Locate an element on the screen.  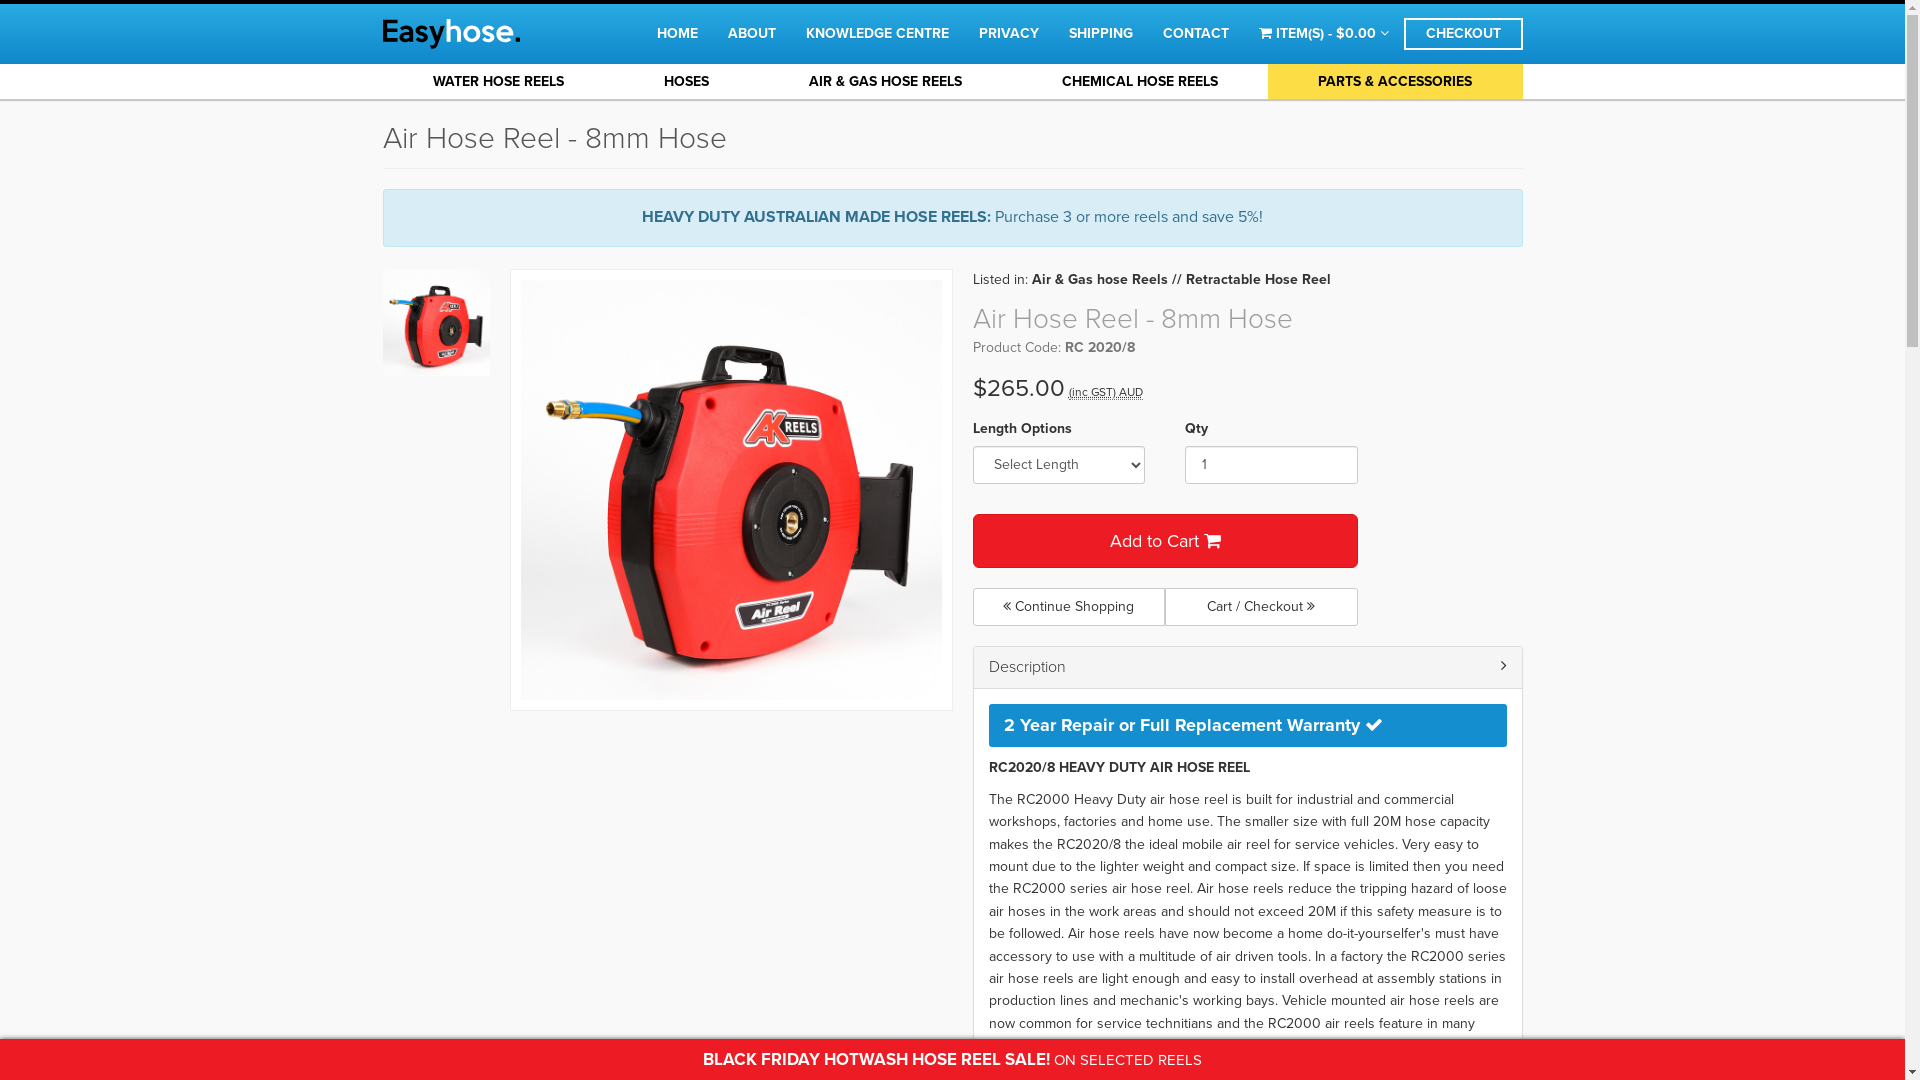
'PARTS & ACCESSORIES' is located at coordinates (1394, 80).